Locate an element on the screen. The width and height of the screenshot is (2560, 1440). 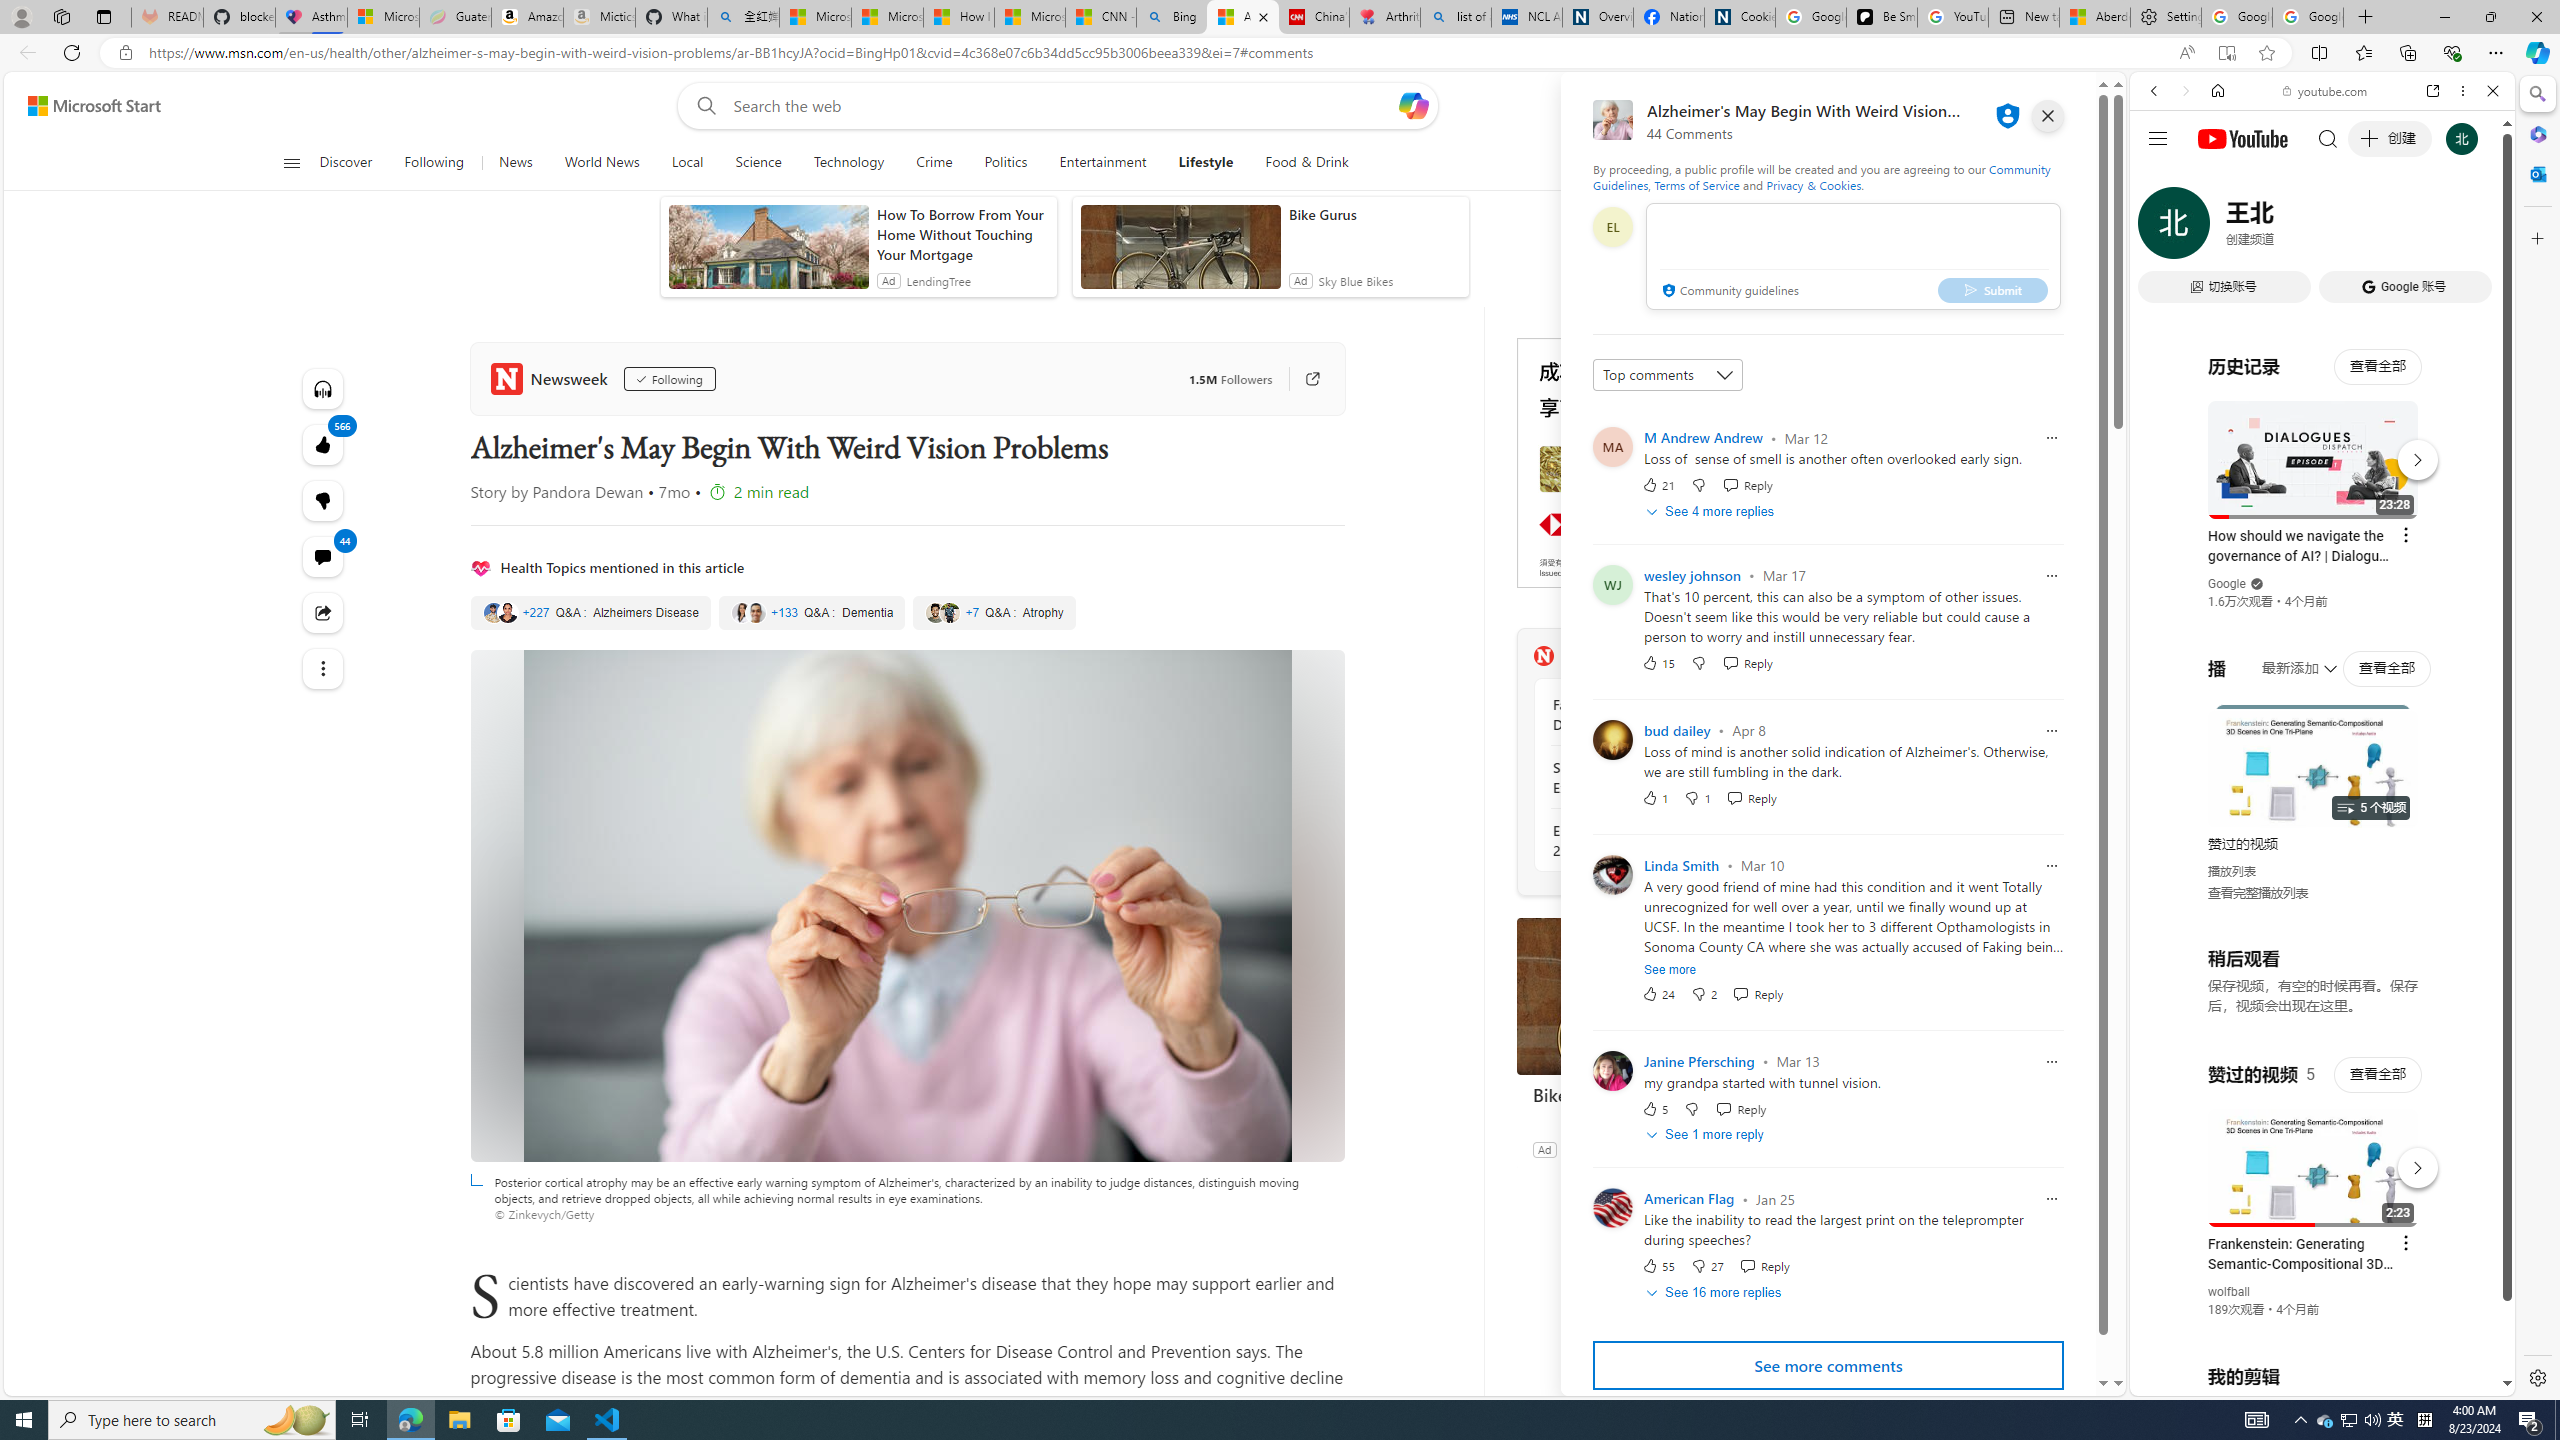
'World News' is located at coordinates (600, 162).